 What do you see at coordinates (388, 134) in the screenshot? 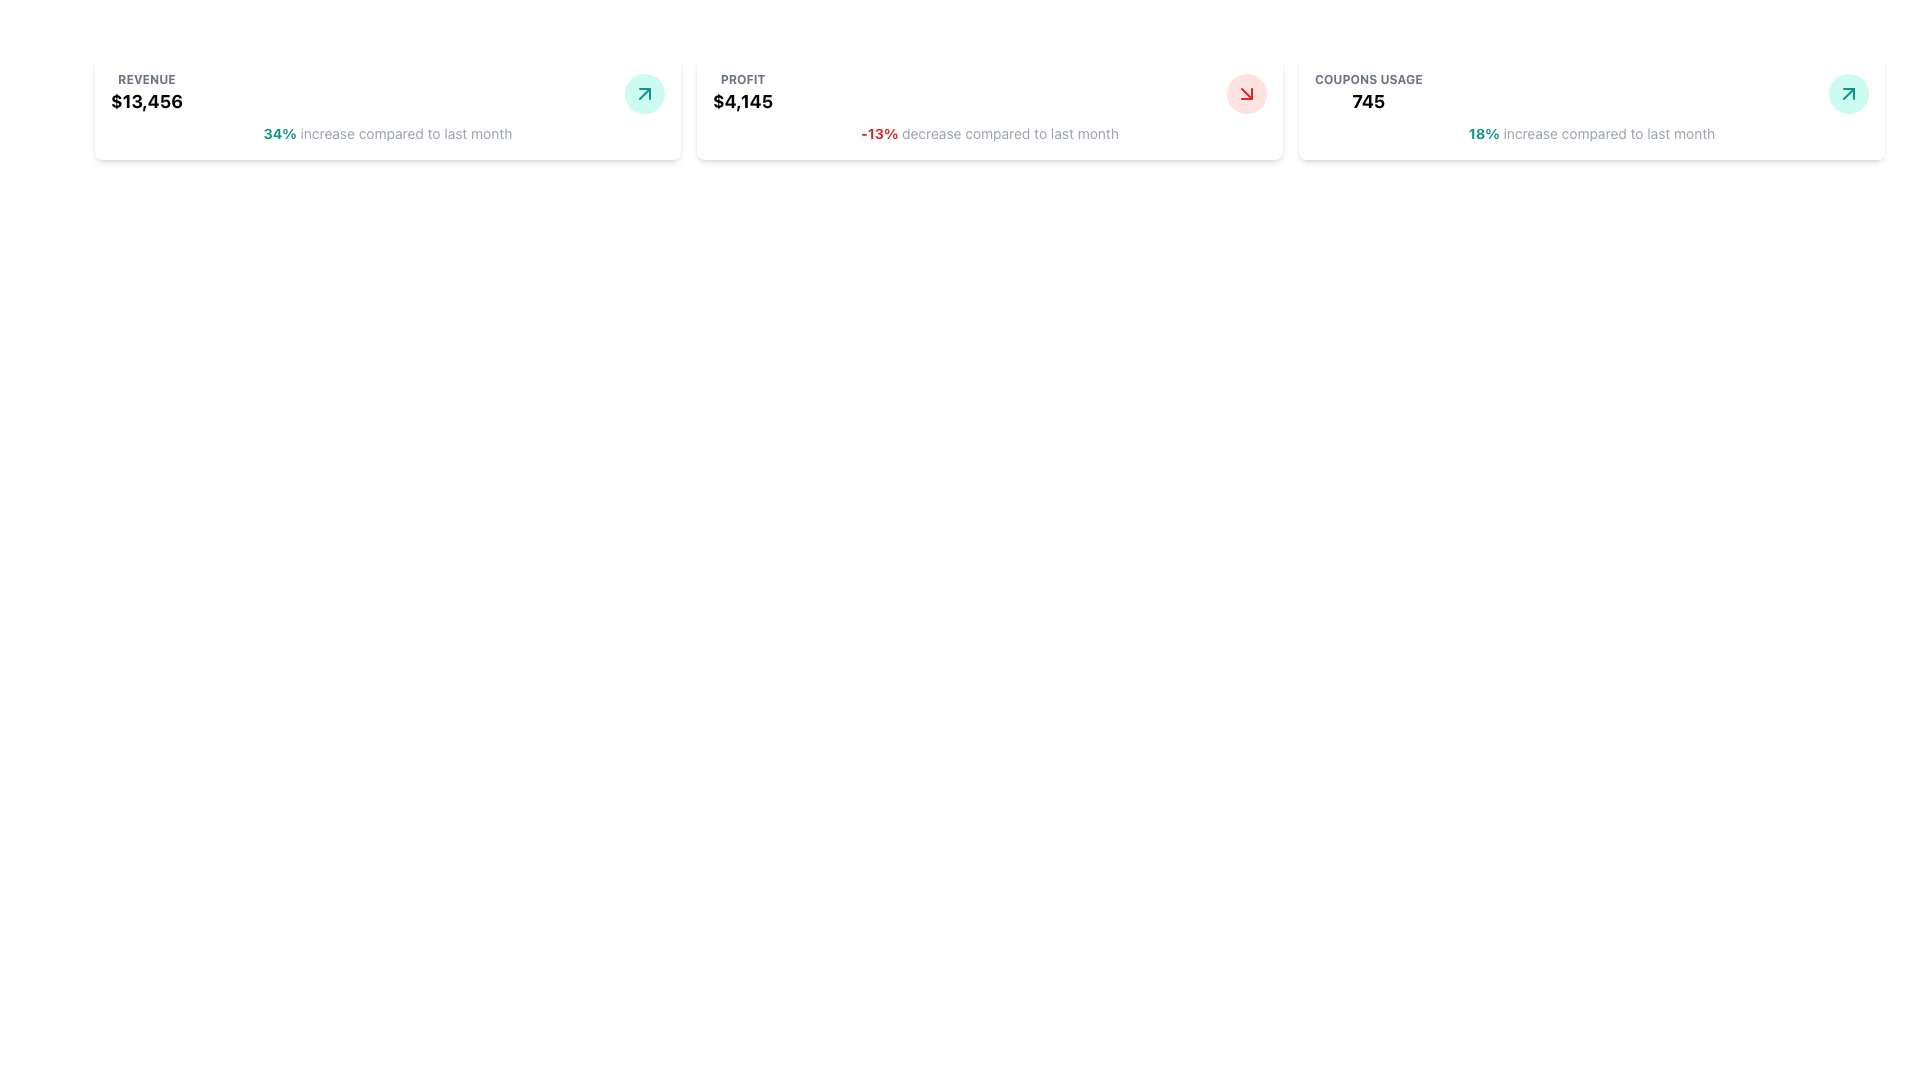
I see `the Text Display showing the comparative statistical metric indicating an increase percentage compared to a prior period, located at the bottom of the rectangular card in the top-left area of the interface` at bounding box center [388, 134].